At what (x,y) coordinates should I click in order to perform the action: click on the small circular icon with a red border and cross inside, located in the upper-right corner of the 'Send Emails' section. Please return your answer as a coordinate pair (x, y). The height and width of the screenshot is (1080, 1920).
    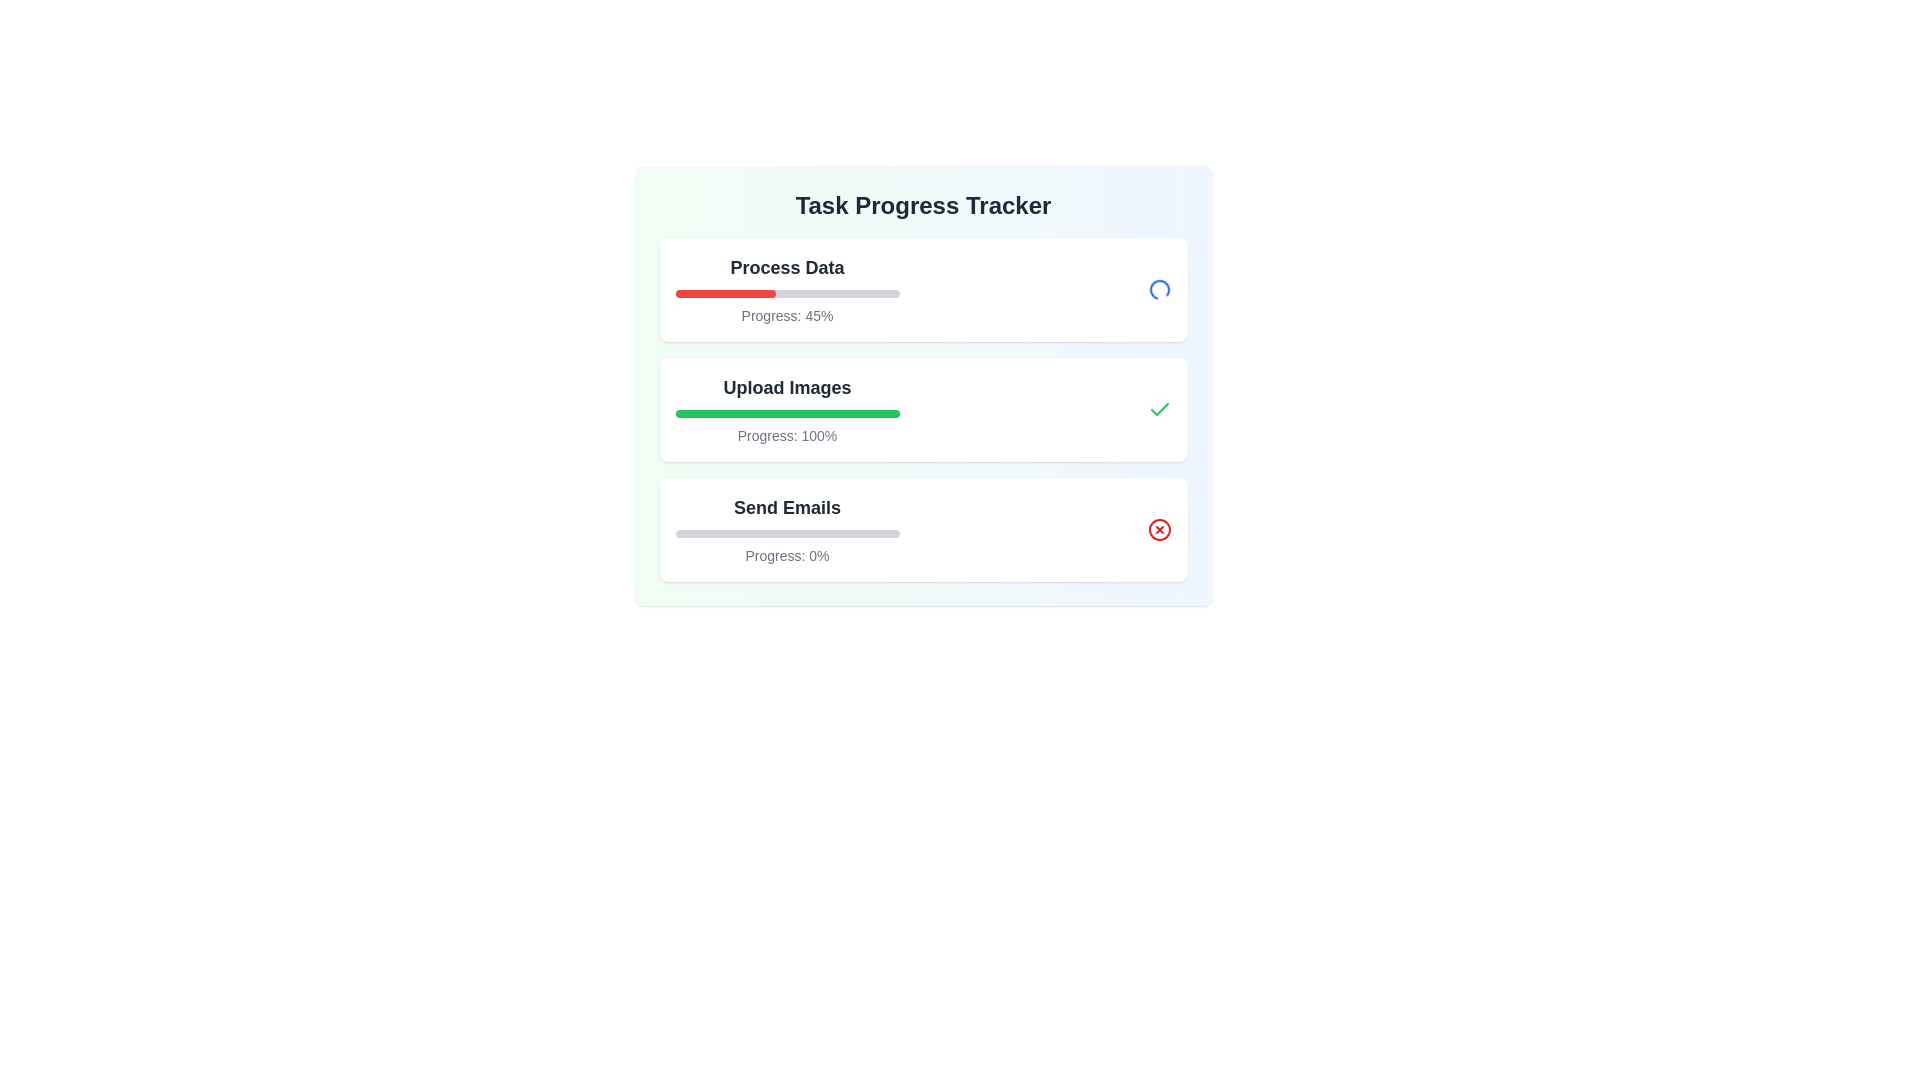
    Looking at the image, I should click on (1159, 528).